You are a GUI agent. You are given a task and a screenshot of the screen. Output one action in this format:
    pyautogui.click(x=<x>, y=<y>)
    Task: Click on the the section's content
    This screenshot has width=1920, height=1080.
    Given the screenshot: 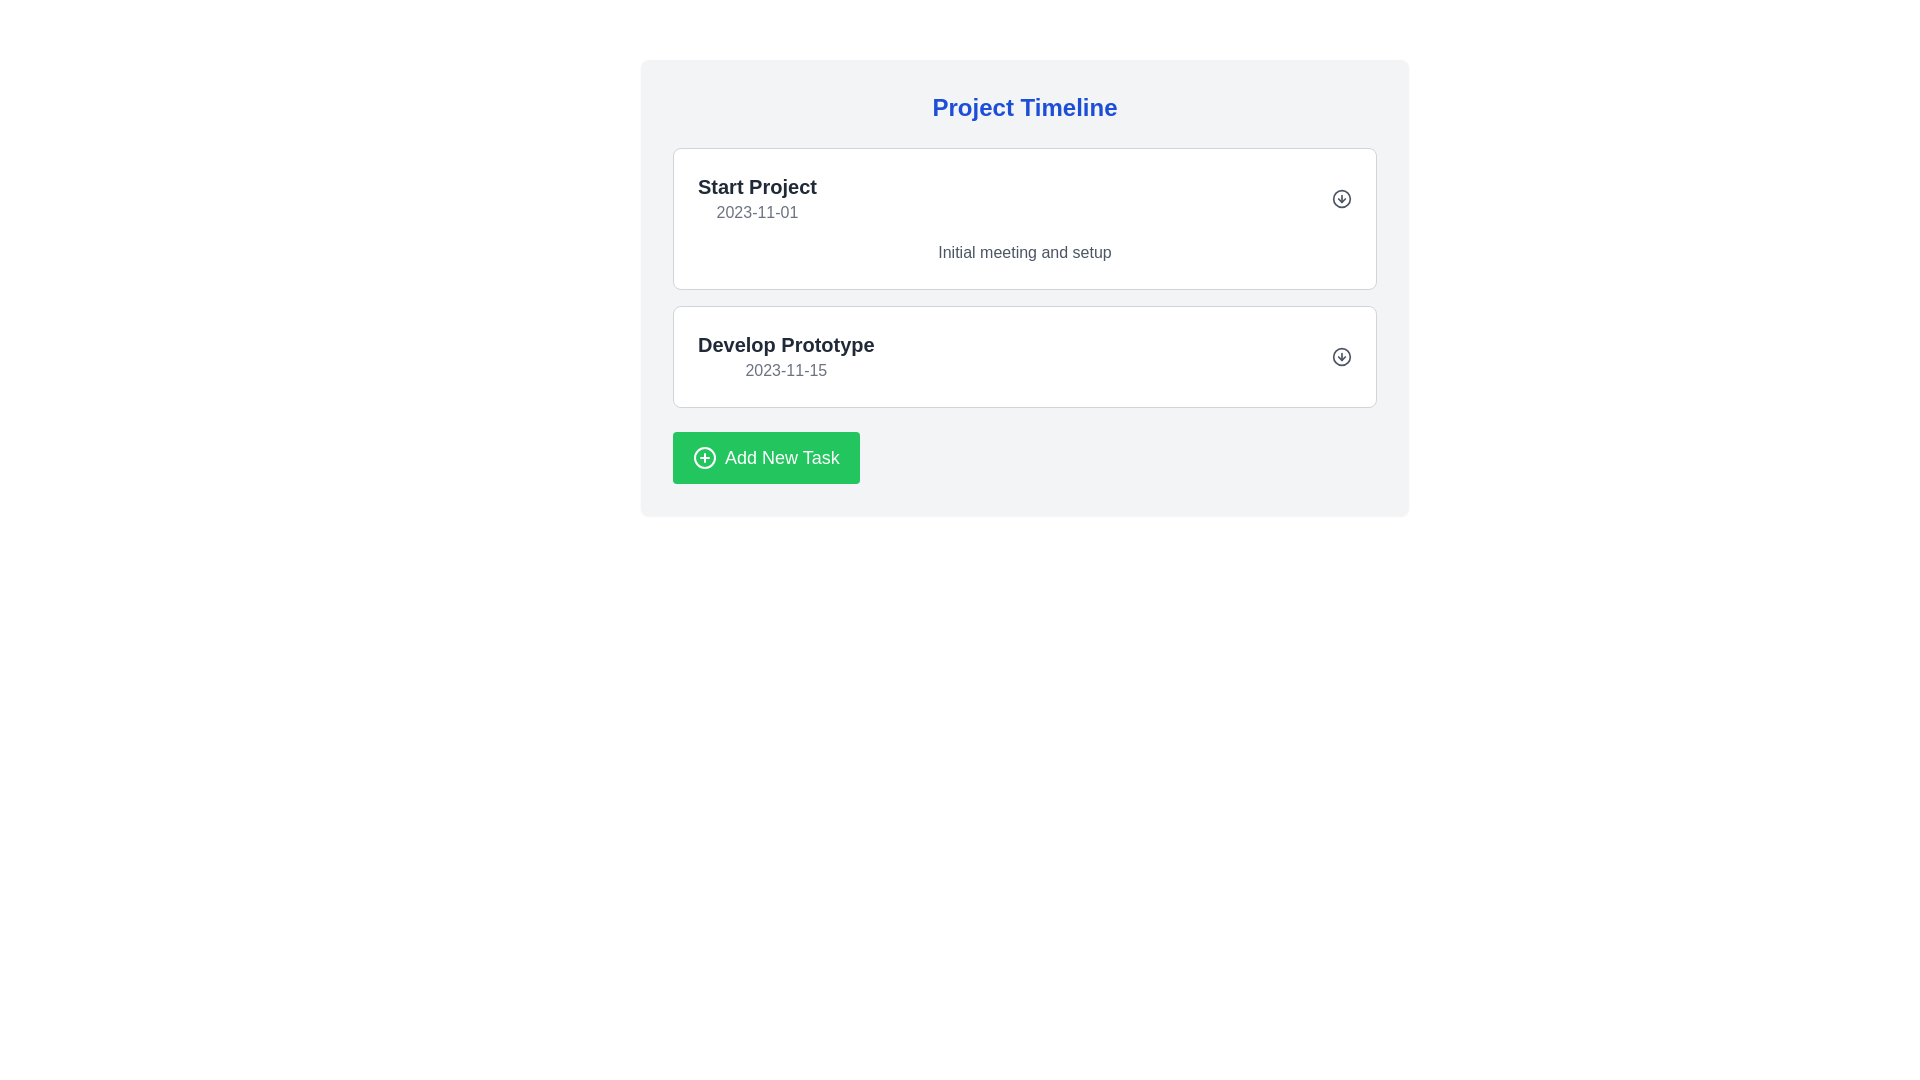 What is the action you would take?
    pyautogui.click(x=1025, y=108)
    